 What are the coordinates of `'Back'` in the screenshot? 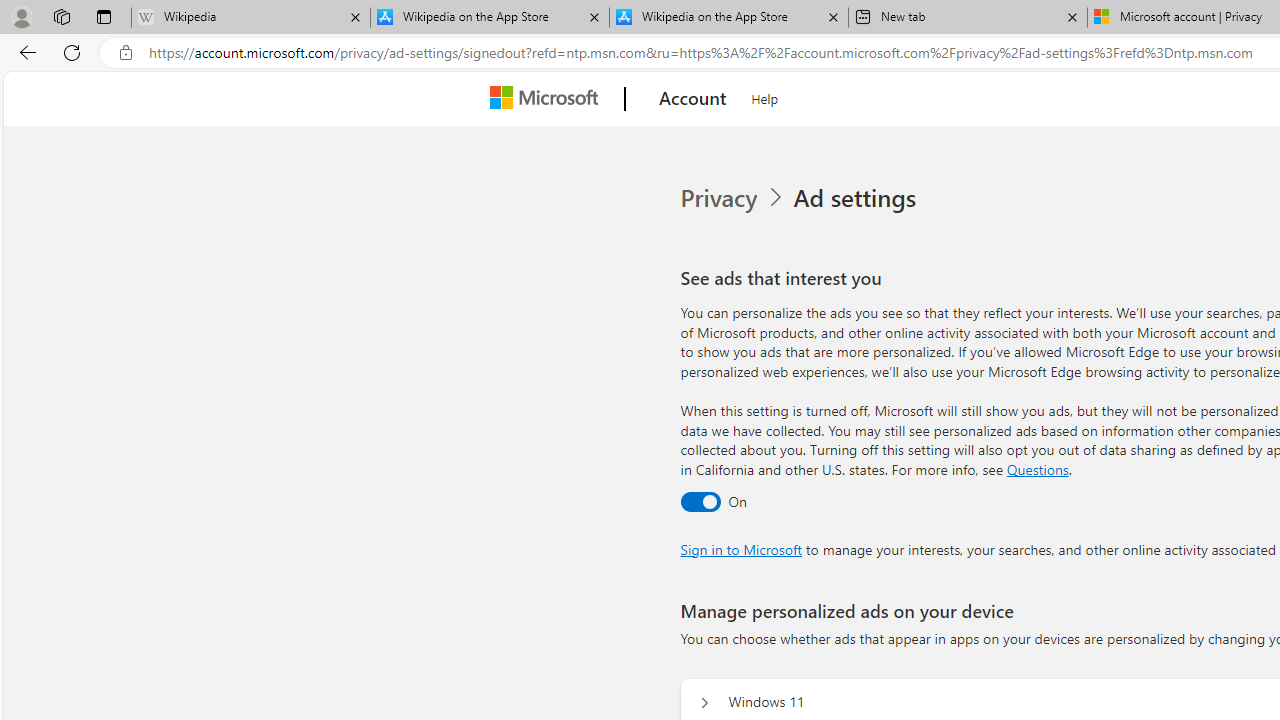 It's located at (24, 51).